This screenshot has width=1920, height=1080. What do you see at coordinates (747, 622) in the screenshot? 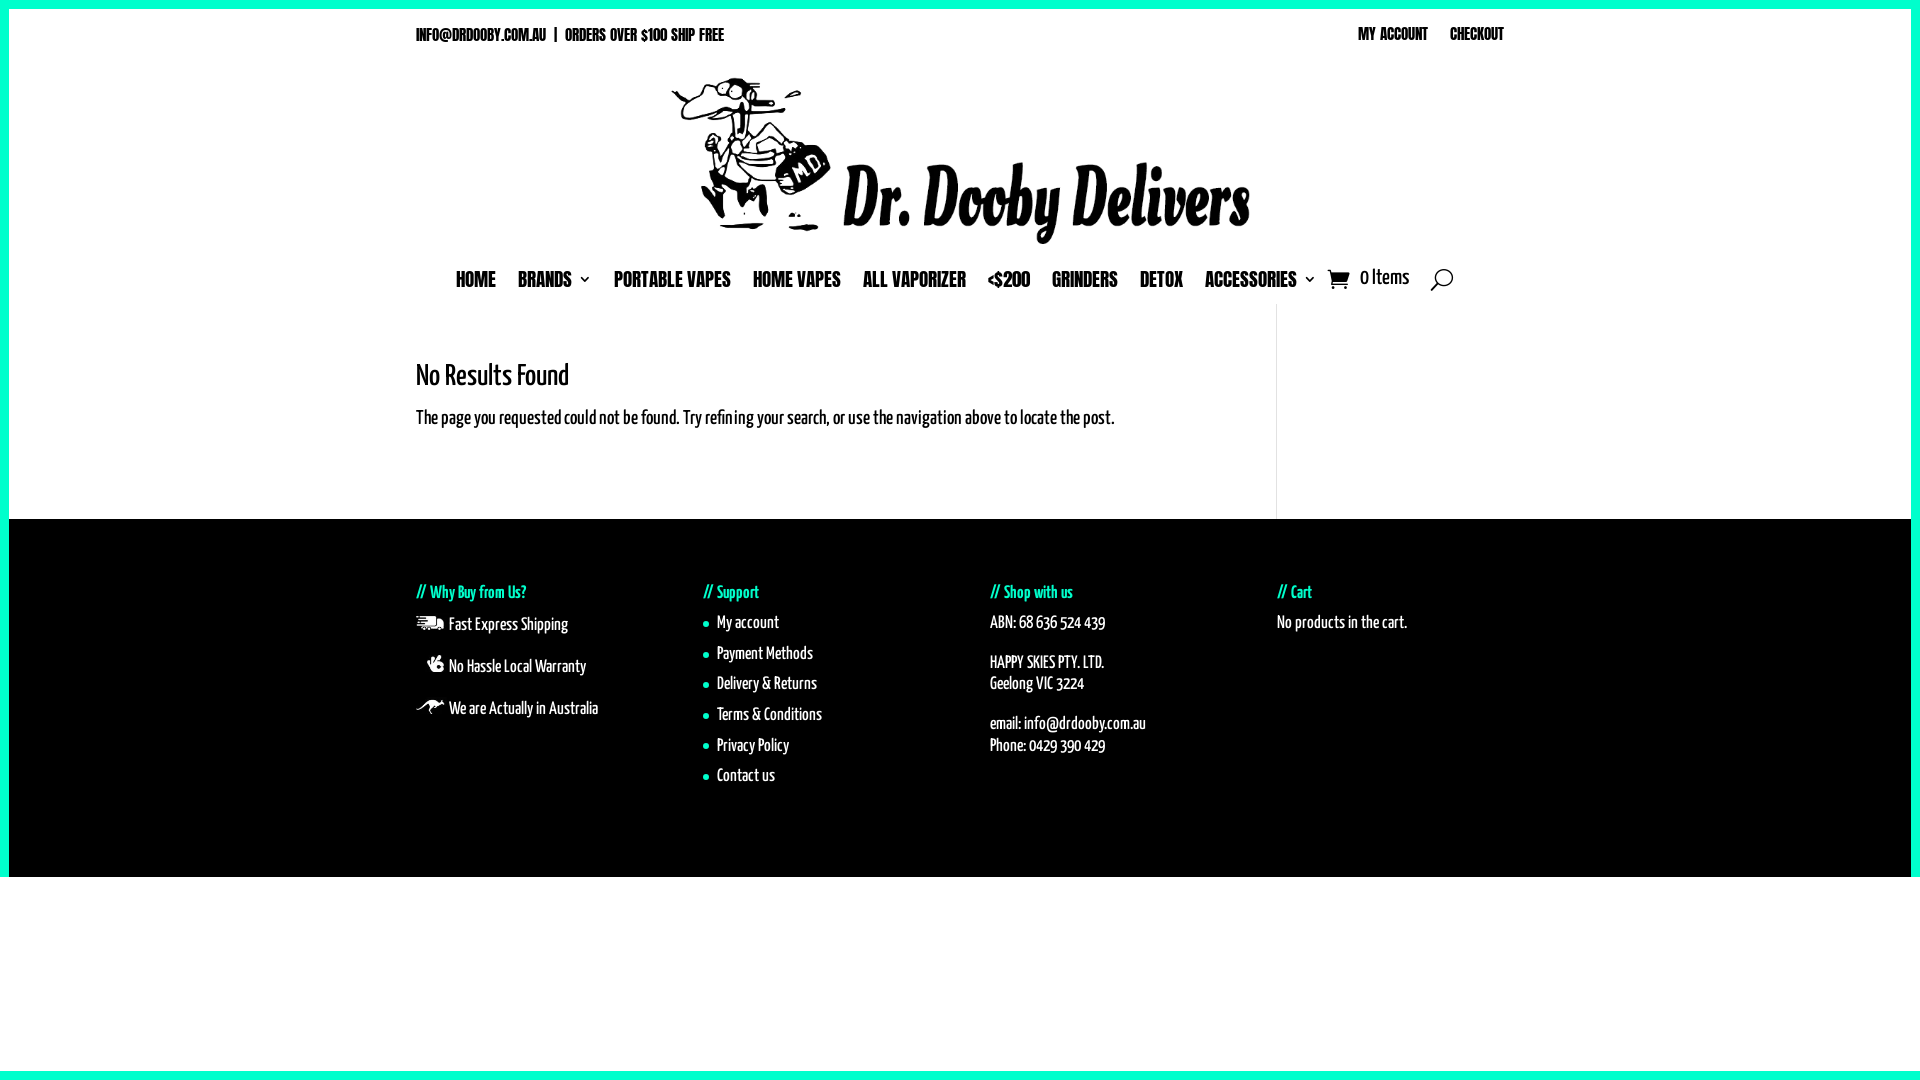
I see `'My account'` at bounding box center [747, 622].